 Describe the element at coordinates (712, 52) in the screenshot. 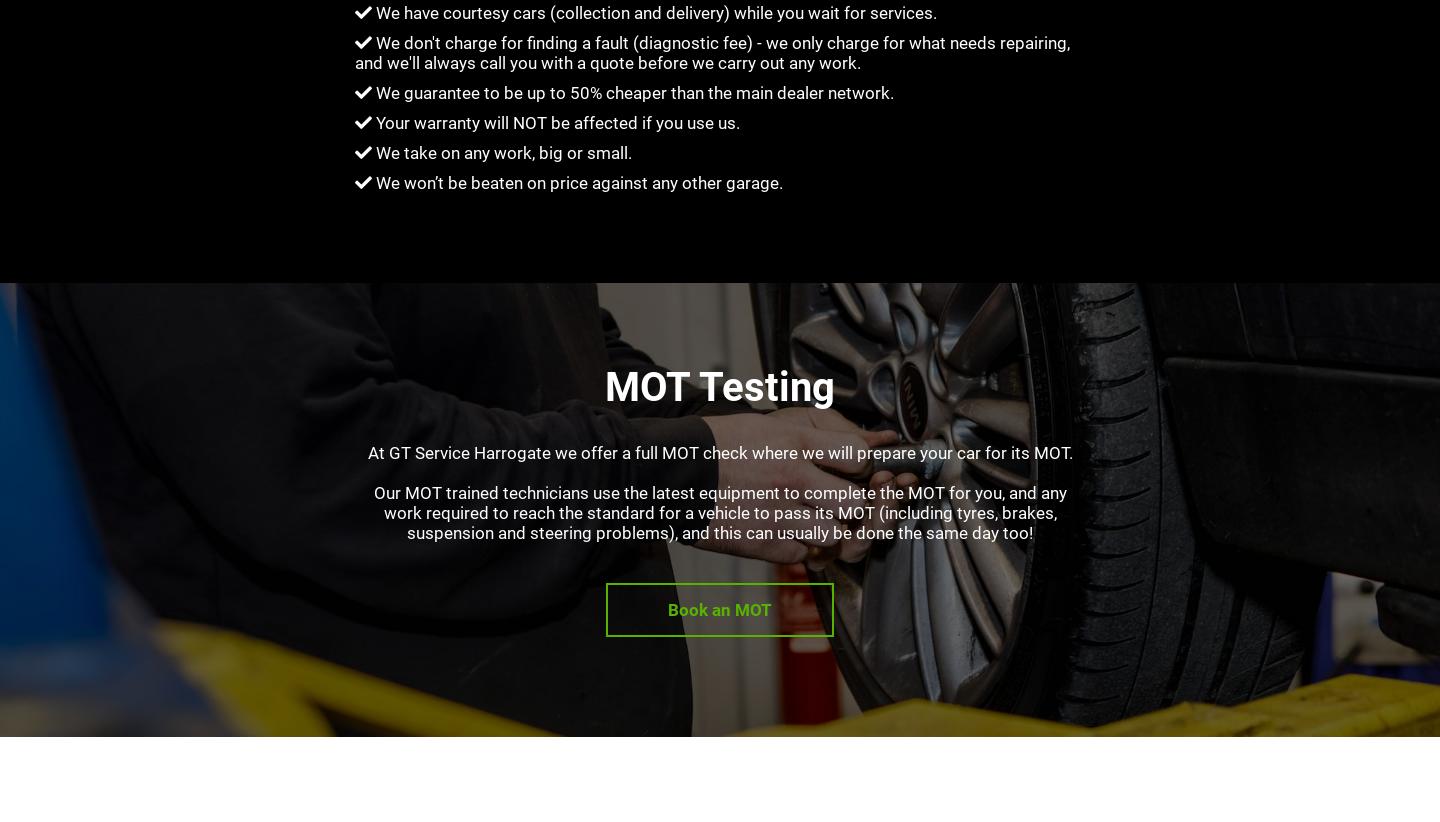

I see `'We don't charge for finding a fault (diagnostic fee) - we only charge for what needs repairing, and we'll always call you with a quote before we carry out any work.'` at that location.